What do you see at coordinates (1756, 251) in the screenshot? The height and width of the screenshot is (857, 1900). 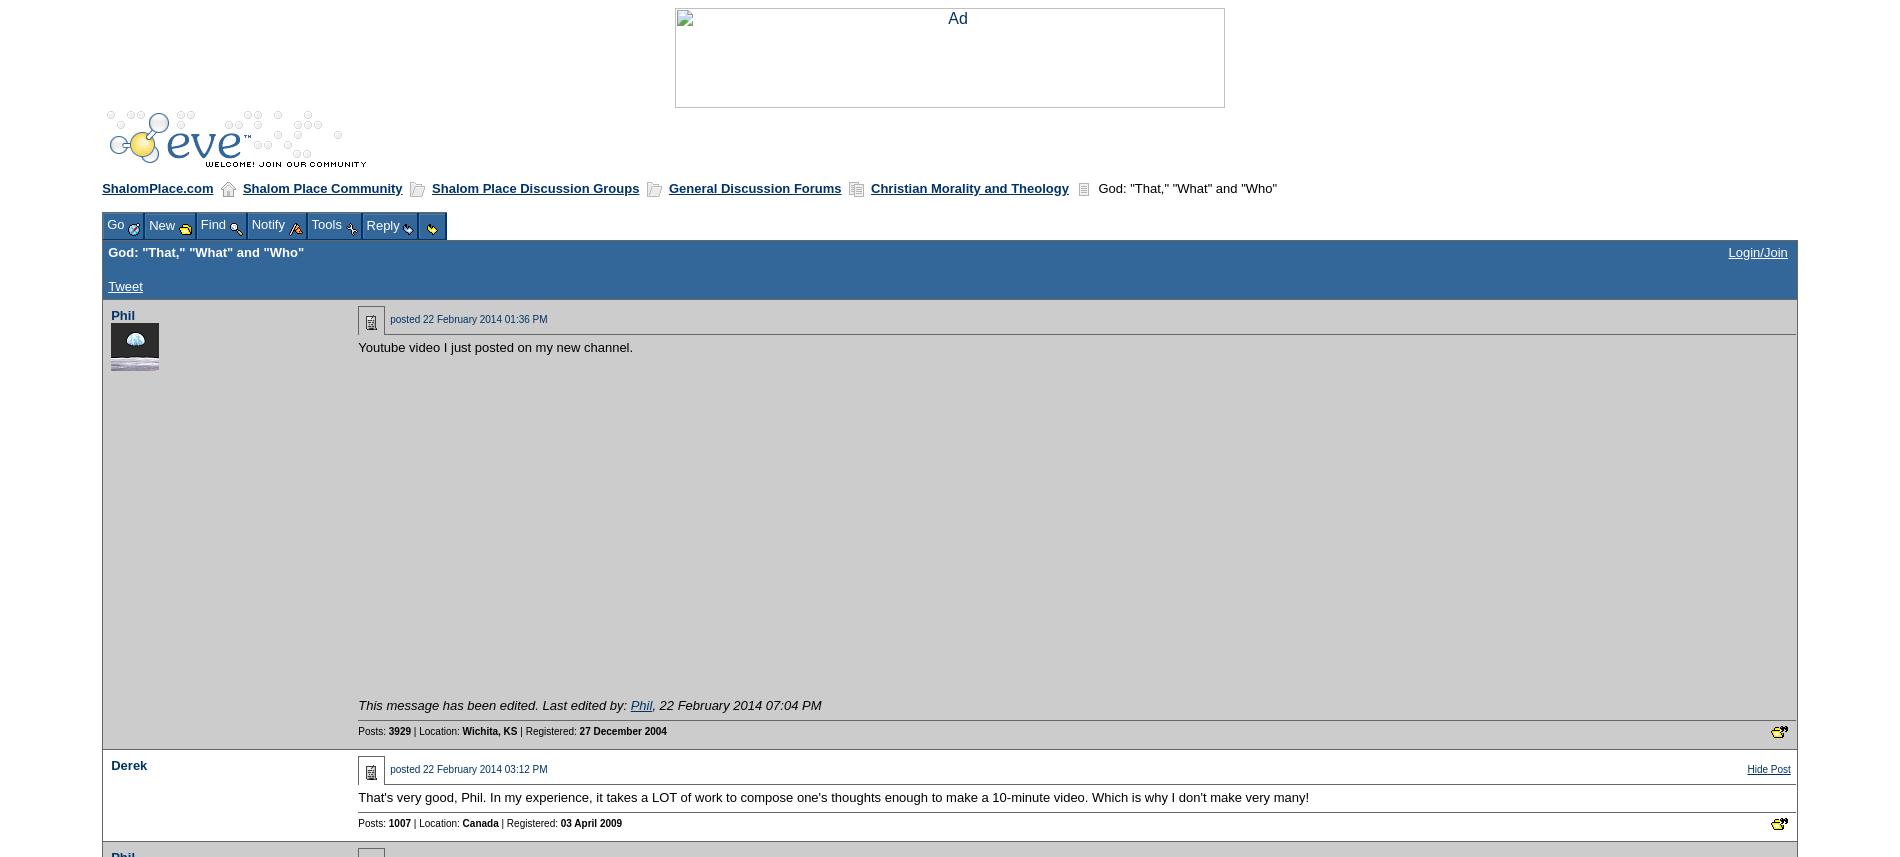 I see `'Login/Join'` at bounding box center [1756, 251].